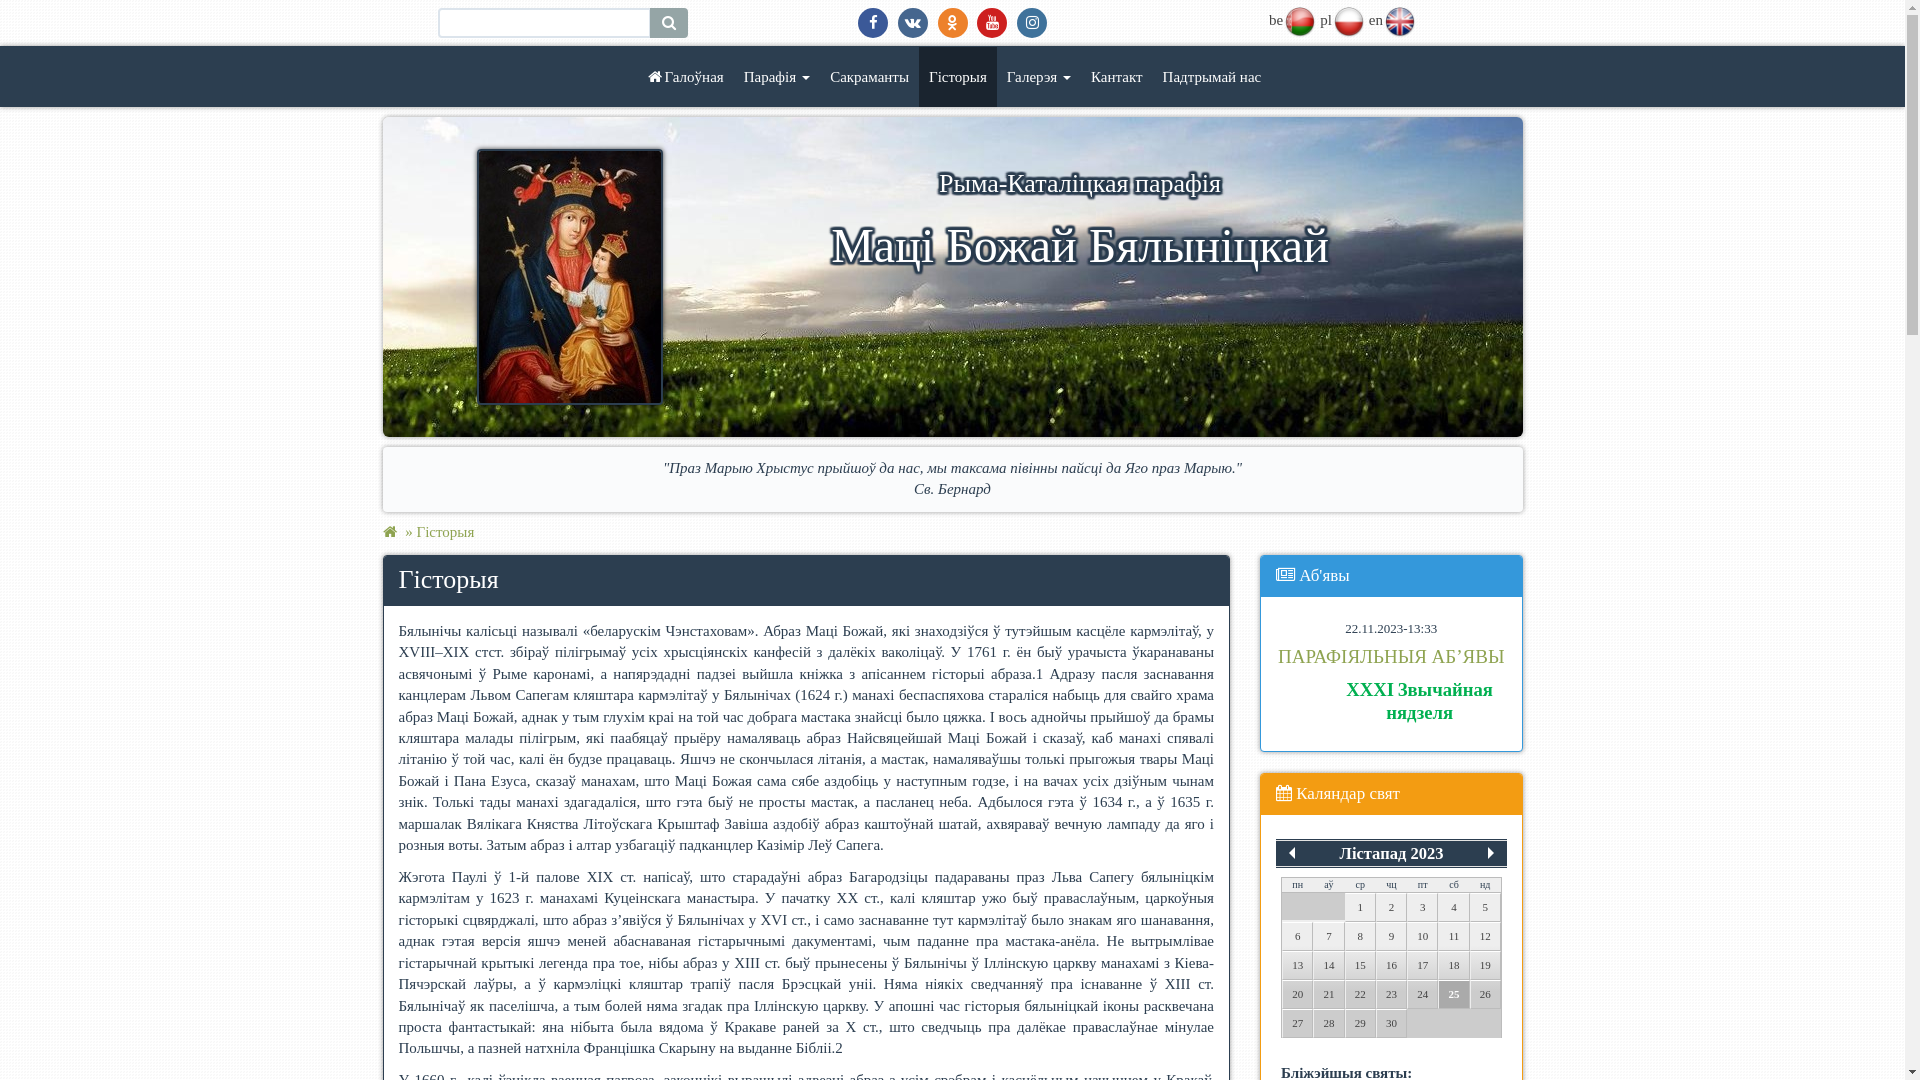 Image resolution: width=1920 pixels, height=1080 pixels. I want to click on '17', so click(1421, 964).